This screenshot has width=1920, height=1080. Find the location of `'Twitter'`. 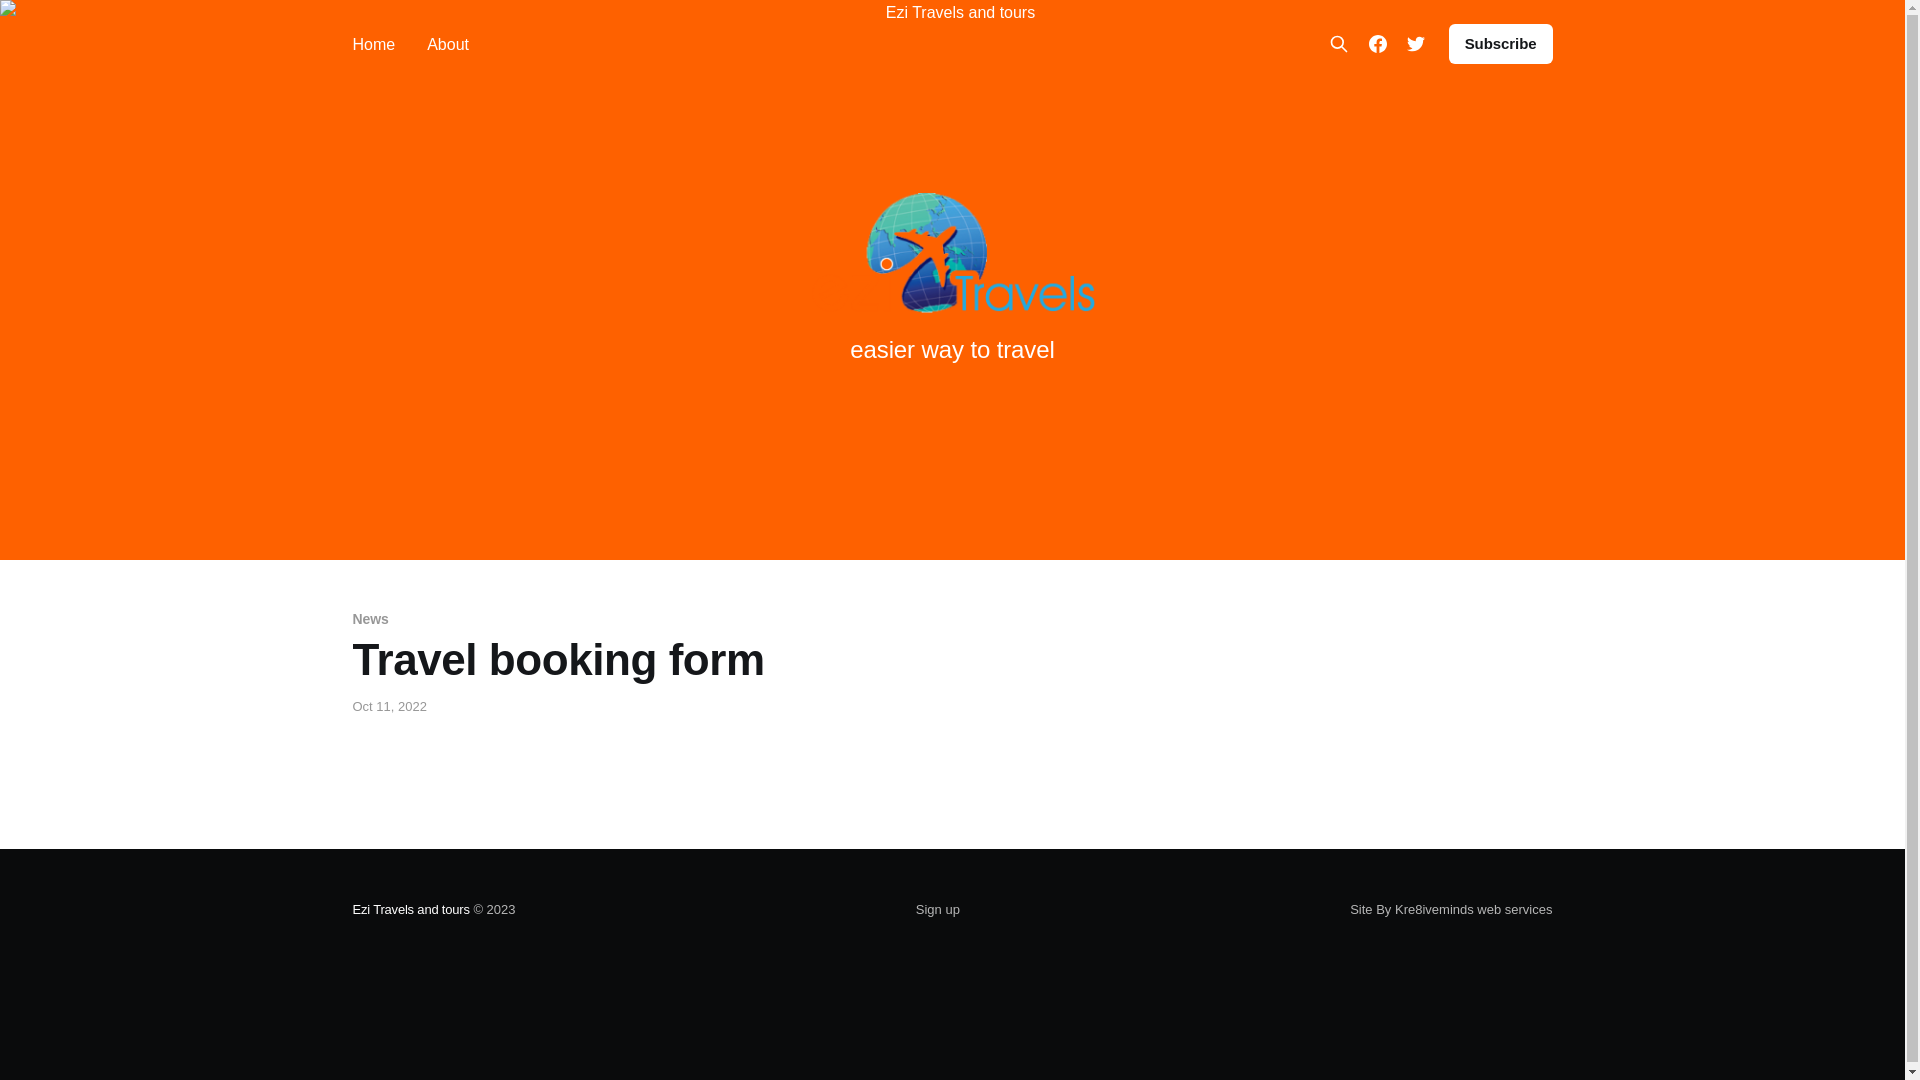

'Twitter' is located at coordinates (1415, 43).